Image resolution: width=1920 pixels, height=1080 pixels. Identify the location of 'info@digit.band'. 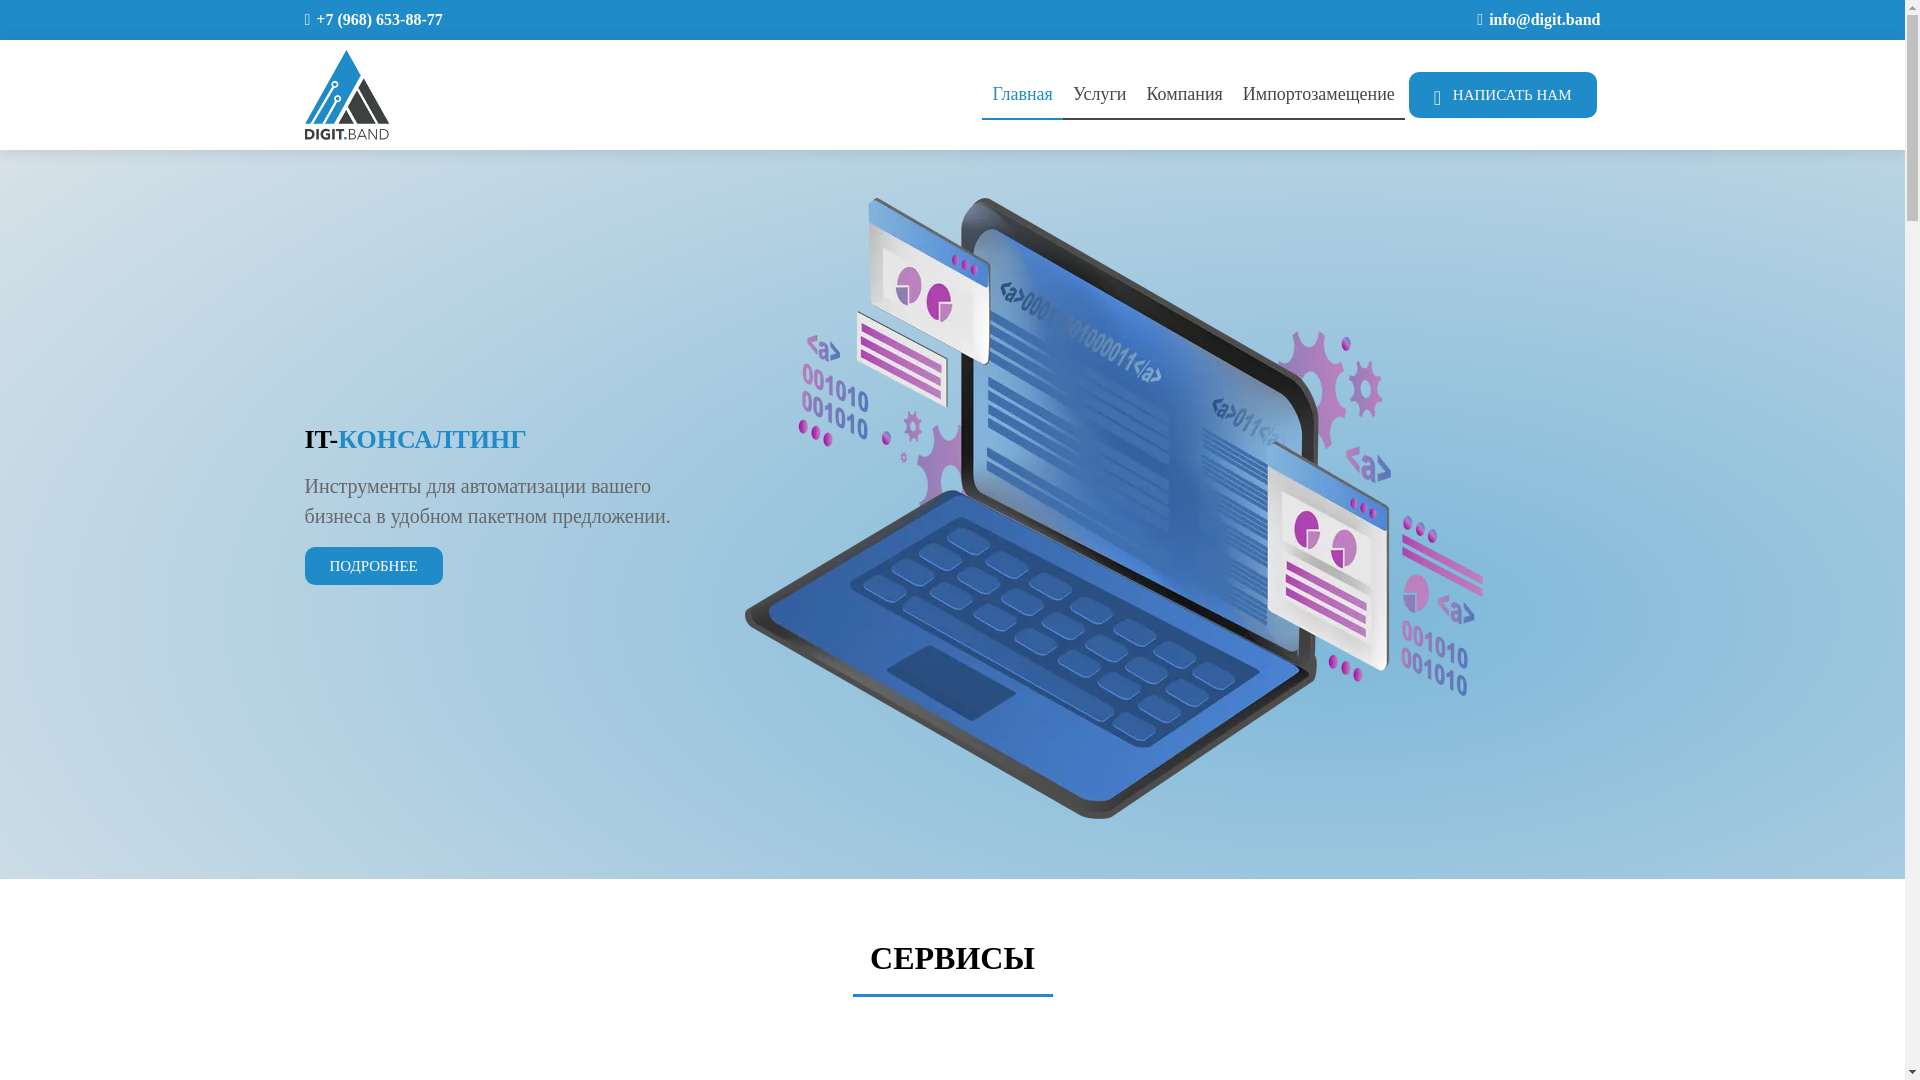
(1488, 19).